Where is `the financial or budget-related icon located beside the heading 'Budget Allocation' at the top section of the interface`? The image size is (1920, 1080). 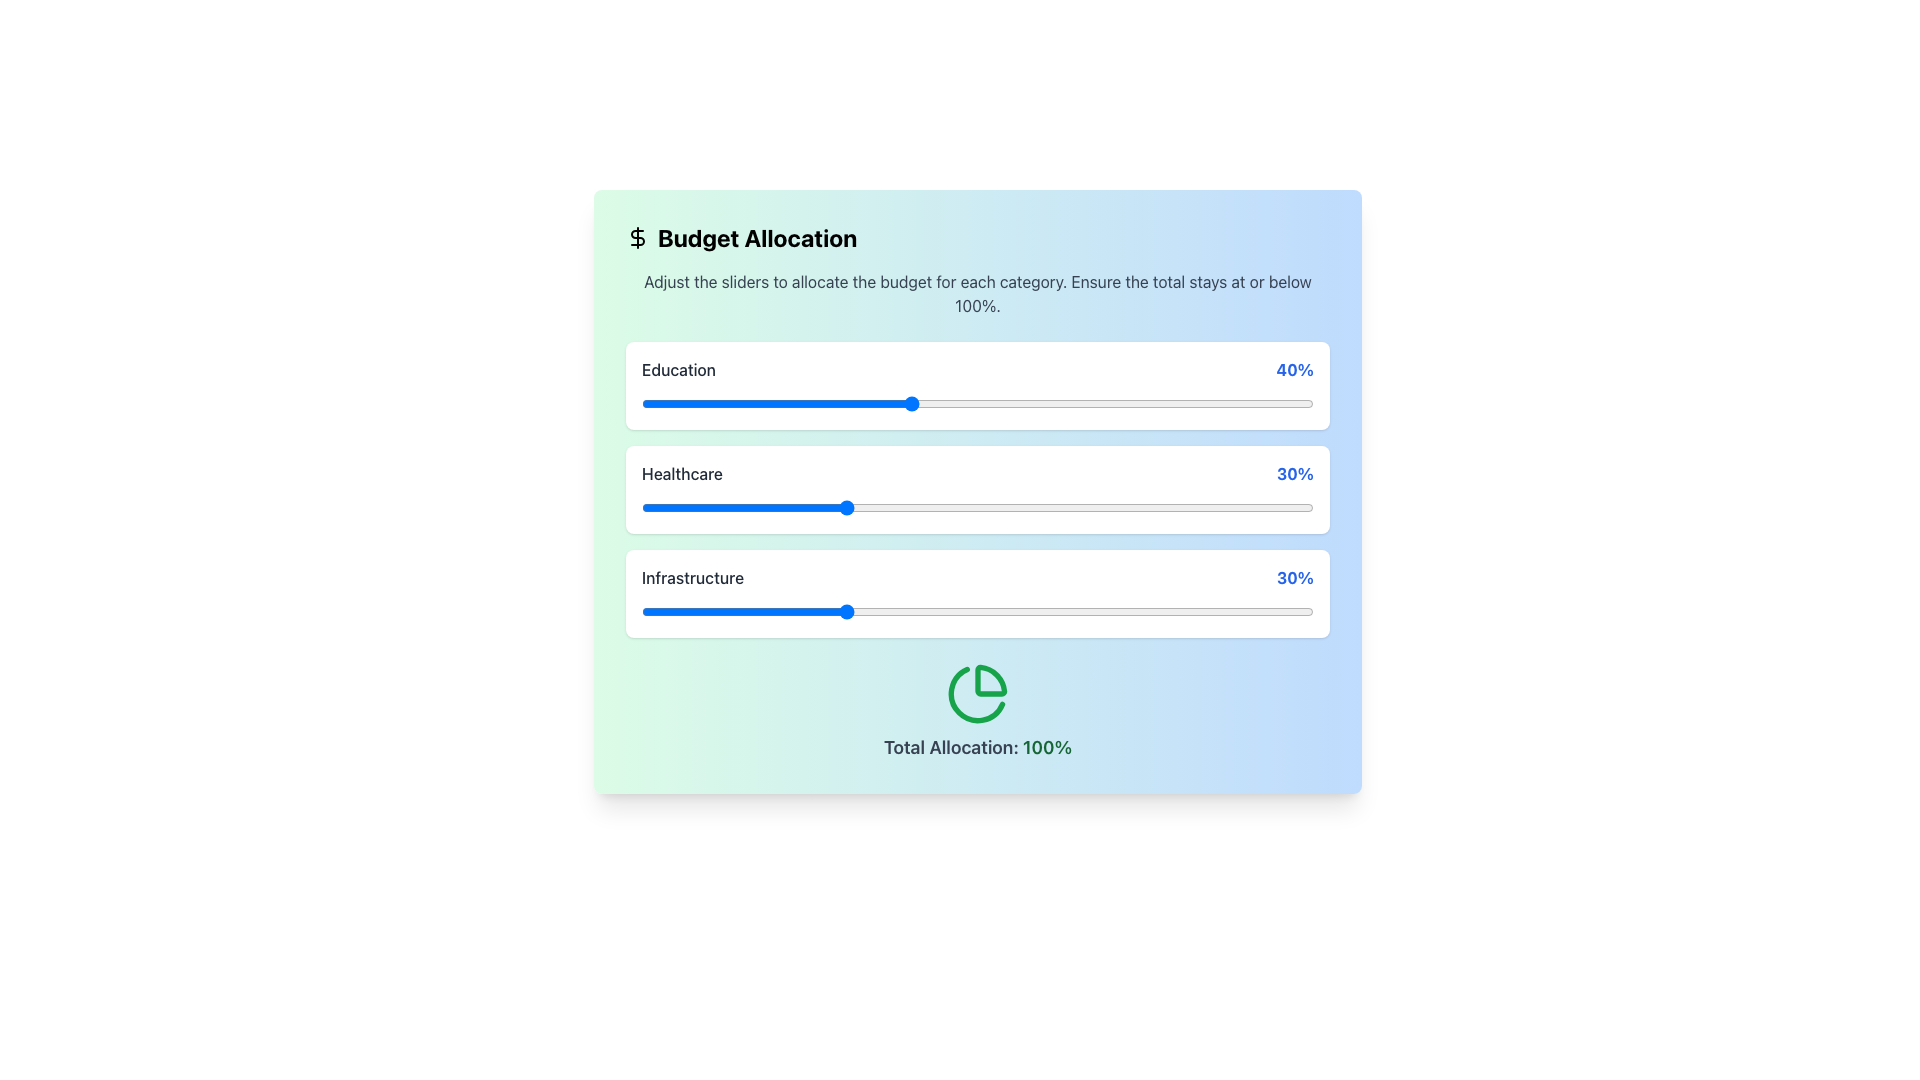
the financial or budget-related icon located beside the heading 'Budget Allocation' at the top section of the interface is located at coordinates (637, 237).